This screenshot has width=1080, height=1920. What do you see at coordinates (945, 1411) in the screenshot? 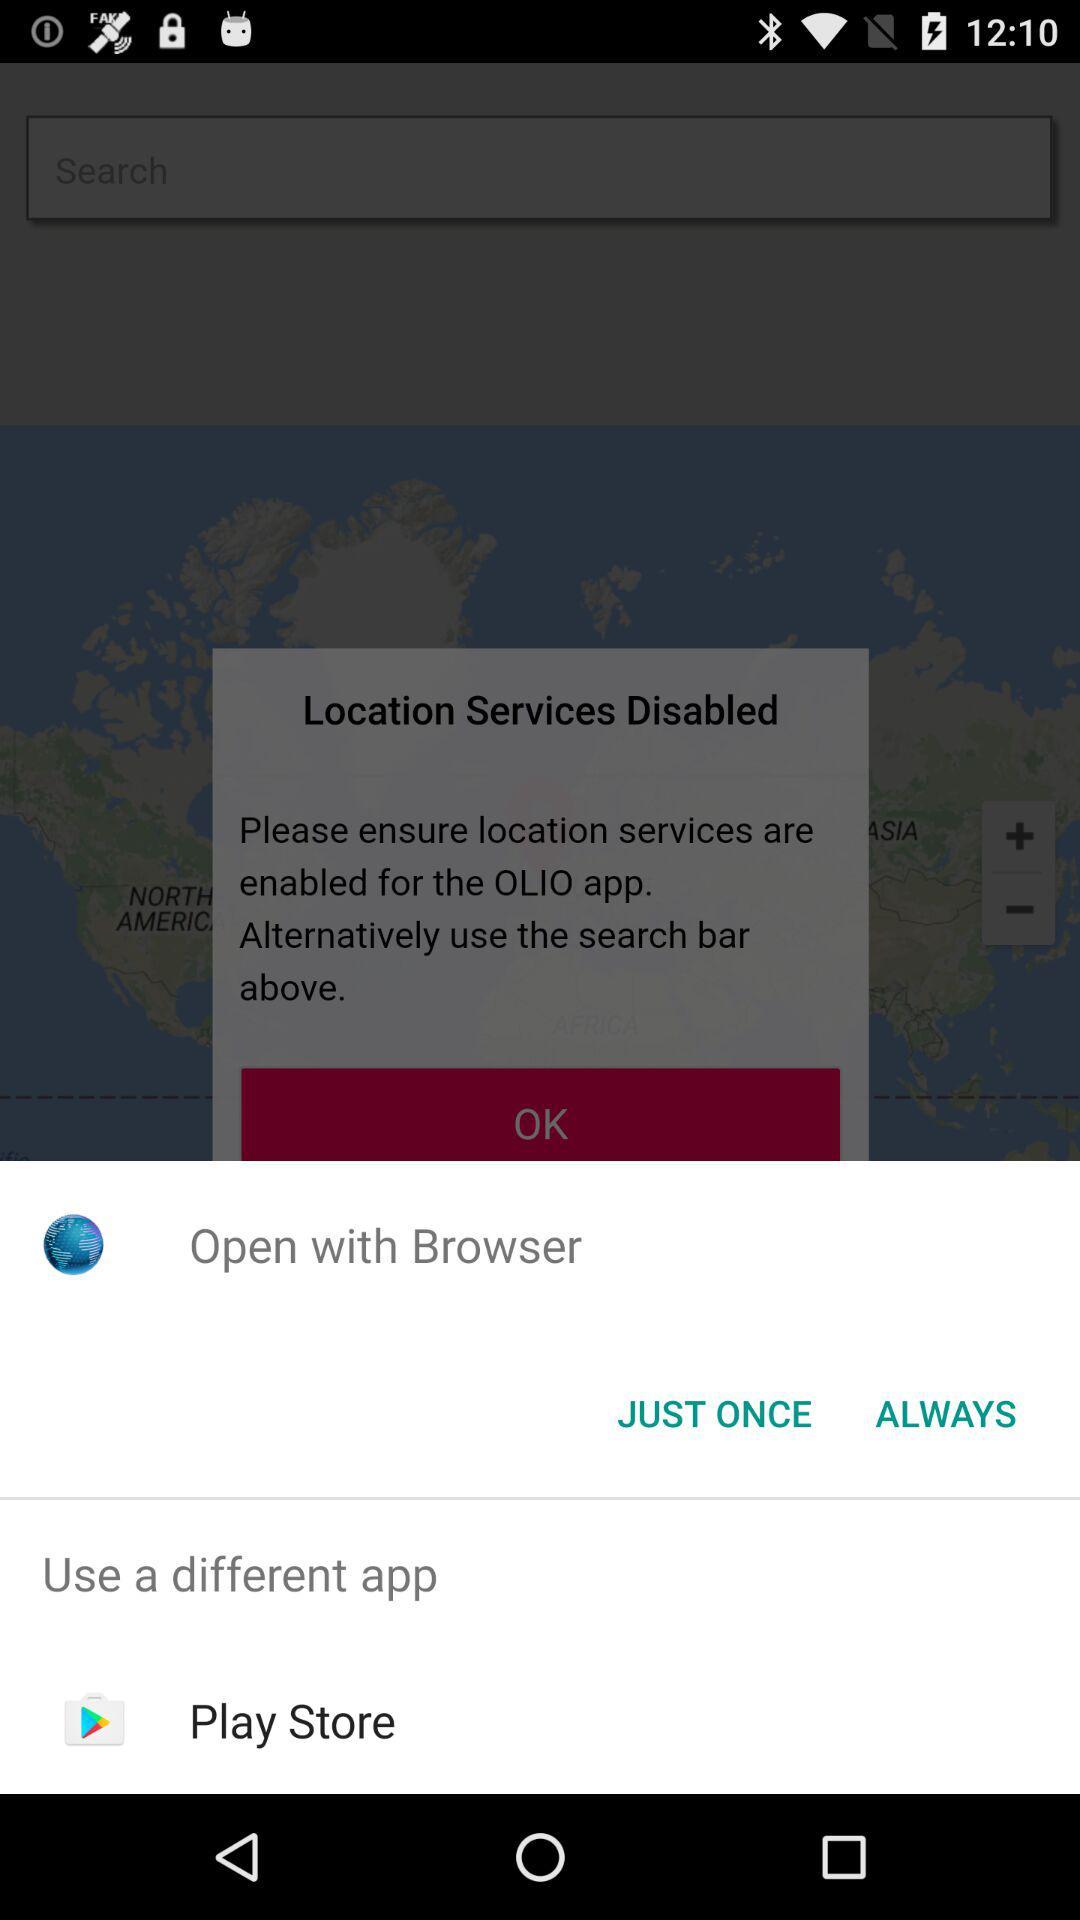
I see `the item to the right of just once` at bounding box center [945, 1411].